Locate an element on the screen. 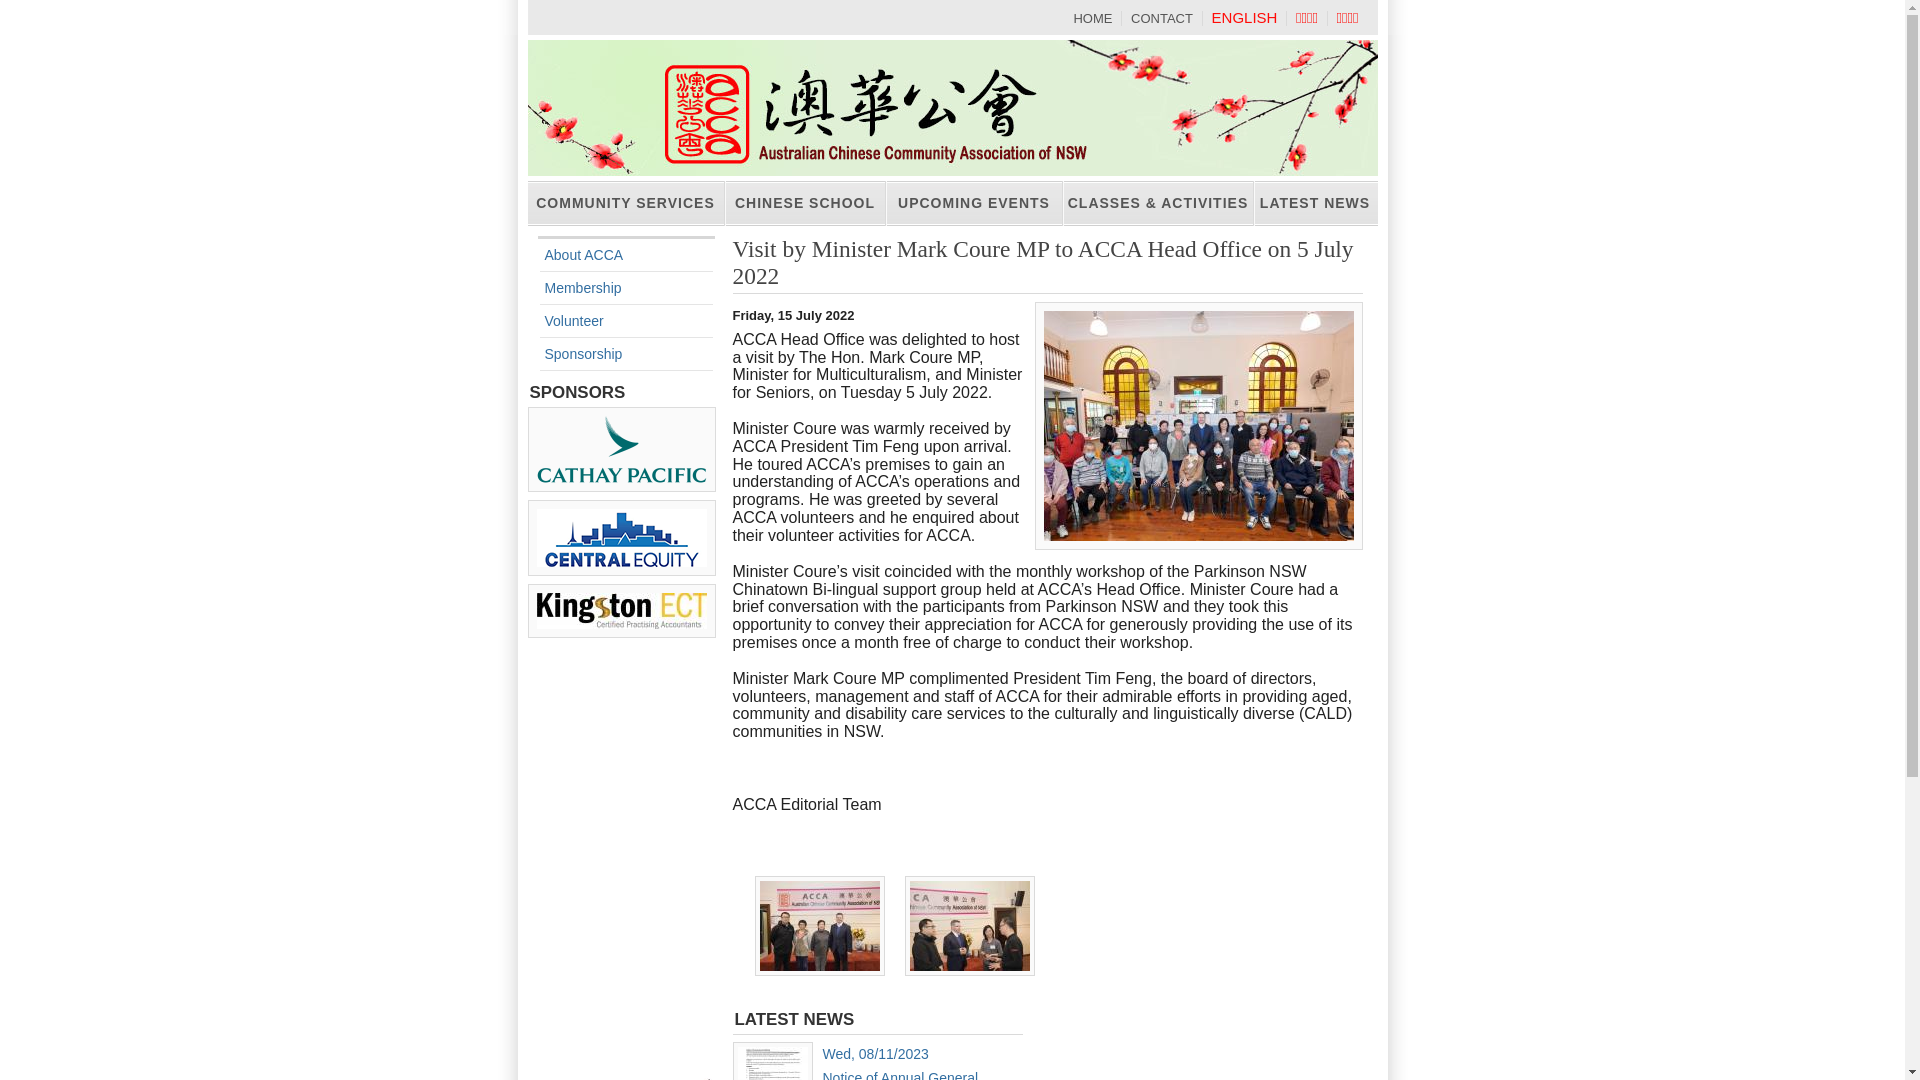 The image size is (1920, 1080). 'CONTACT' is located at coordinates (1161, 18).